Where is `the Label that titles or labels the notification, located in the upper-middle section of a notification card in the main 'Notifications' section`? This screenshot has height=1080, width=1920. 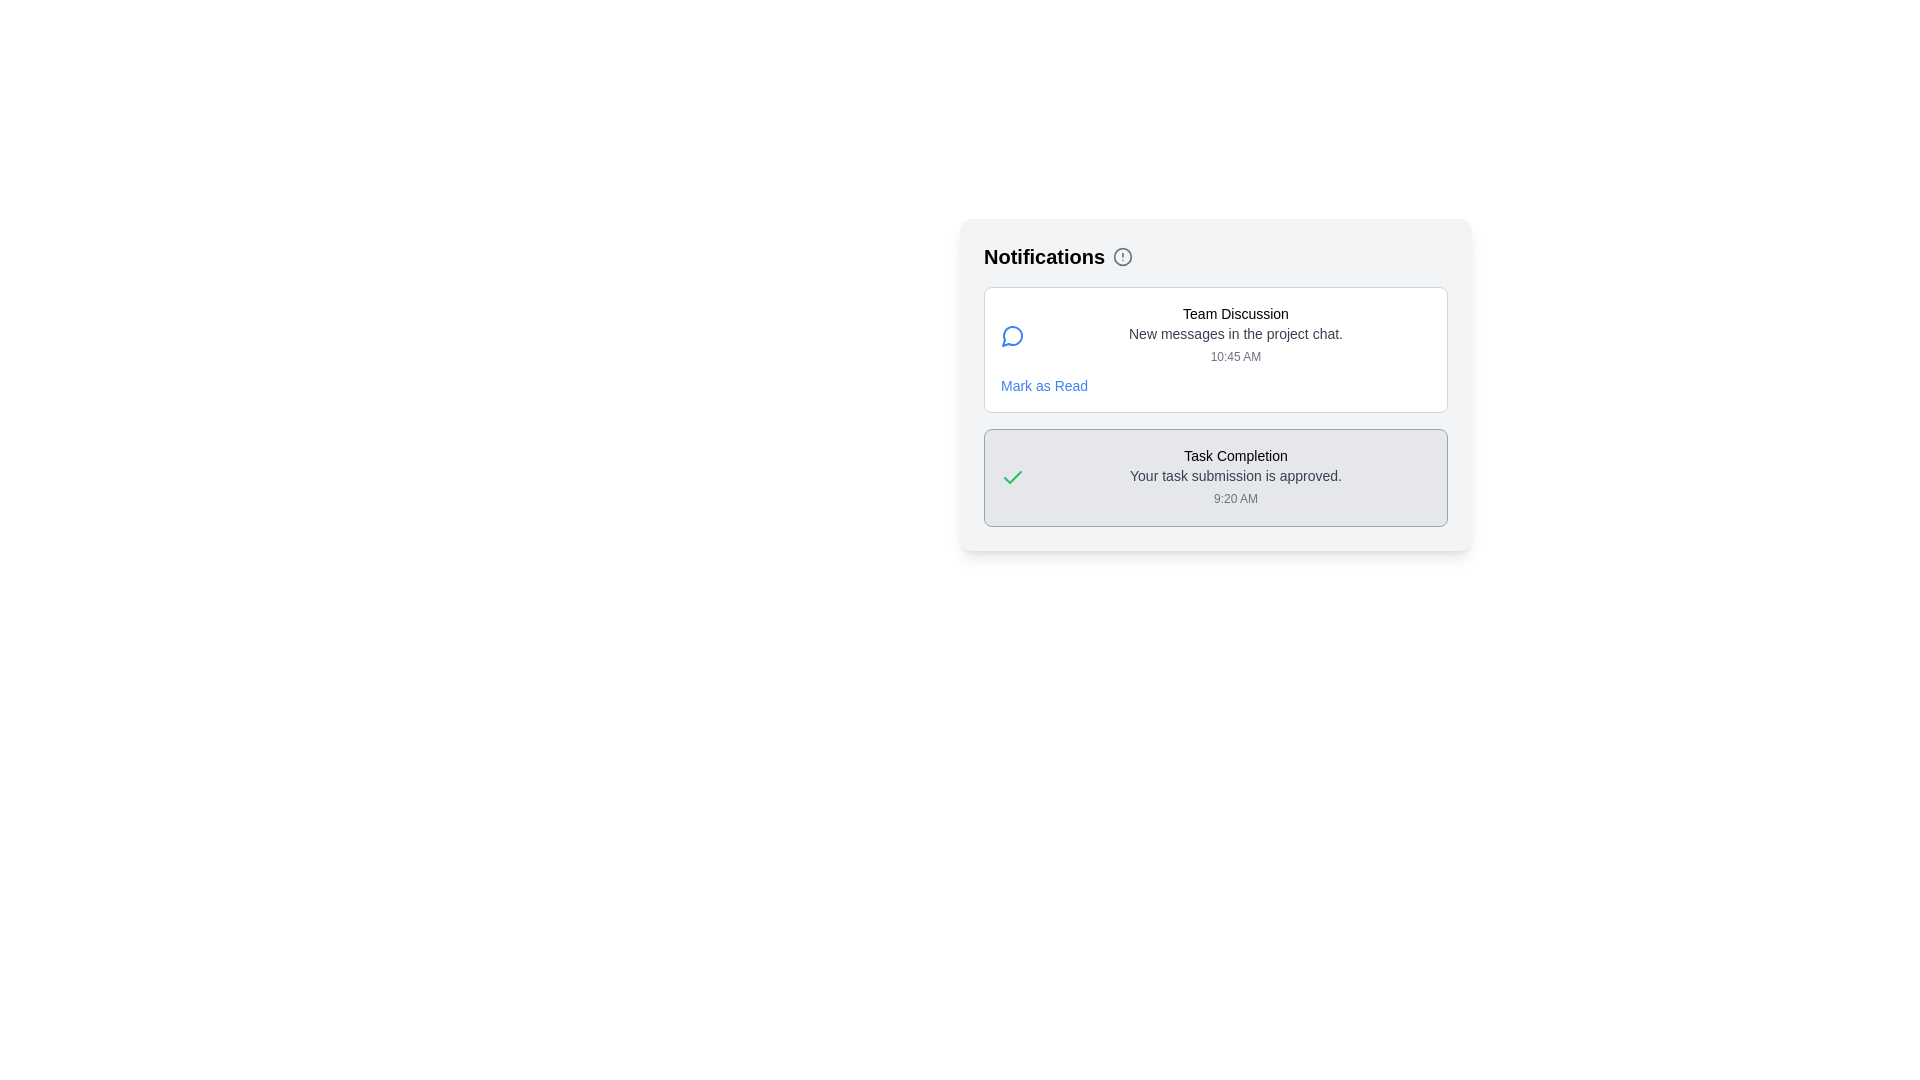
the Label that titles or labels the notification, located in the upper-middle section of a notification card in the main 'Notifications' section is located at coordinates (1235, 313).